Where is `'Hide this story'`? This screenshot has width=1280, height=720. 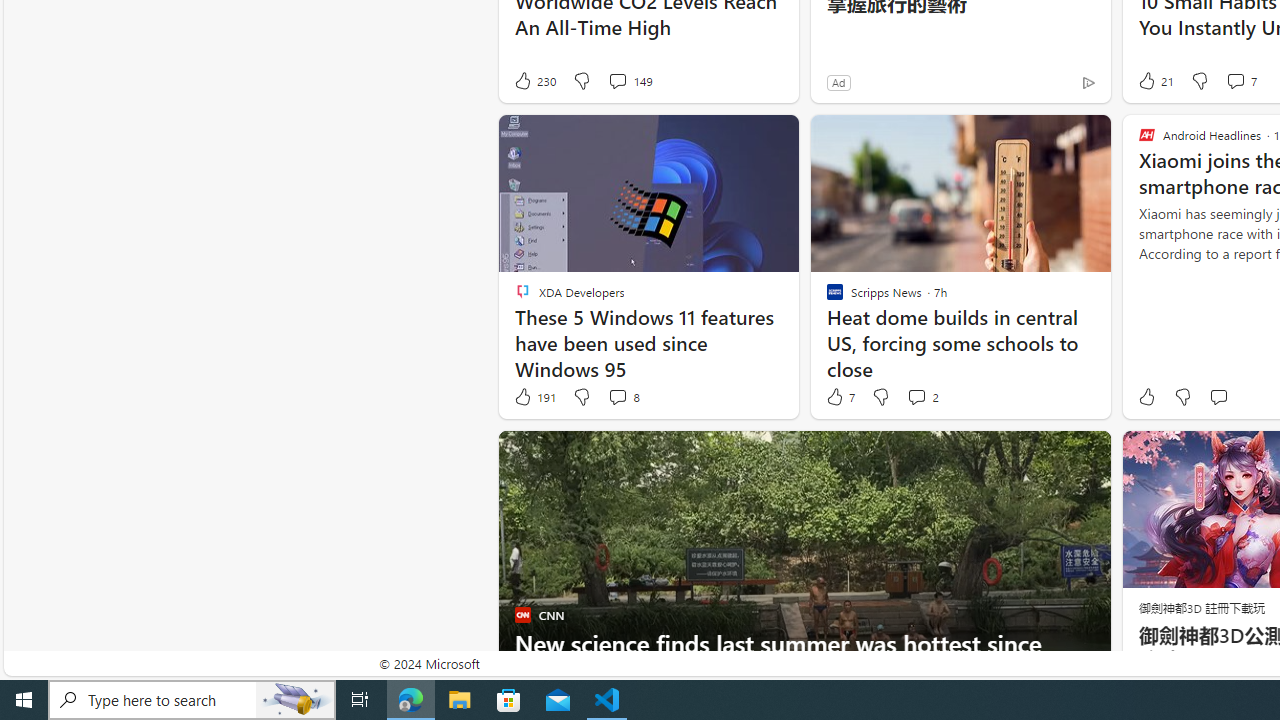 'Hide this story' is located at coordinates (1049, 455).